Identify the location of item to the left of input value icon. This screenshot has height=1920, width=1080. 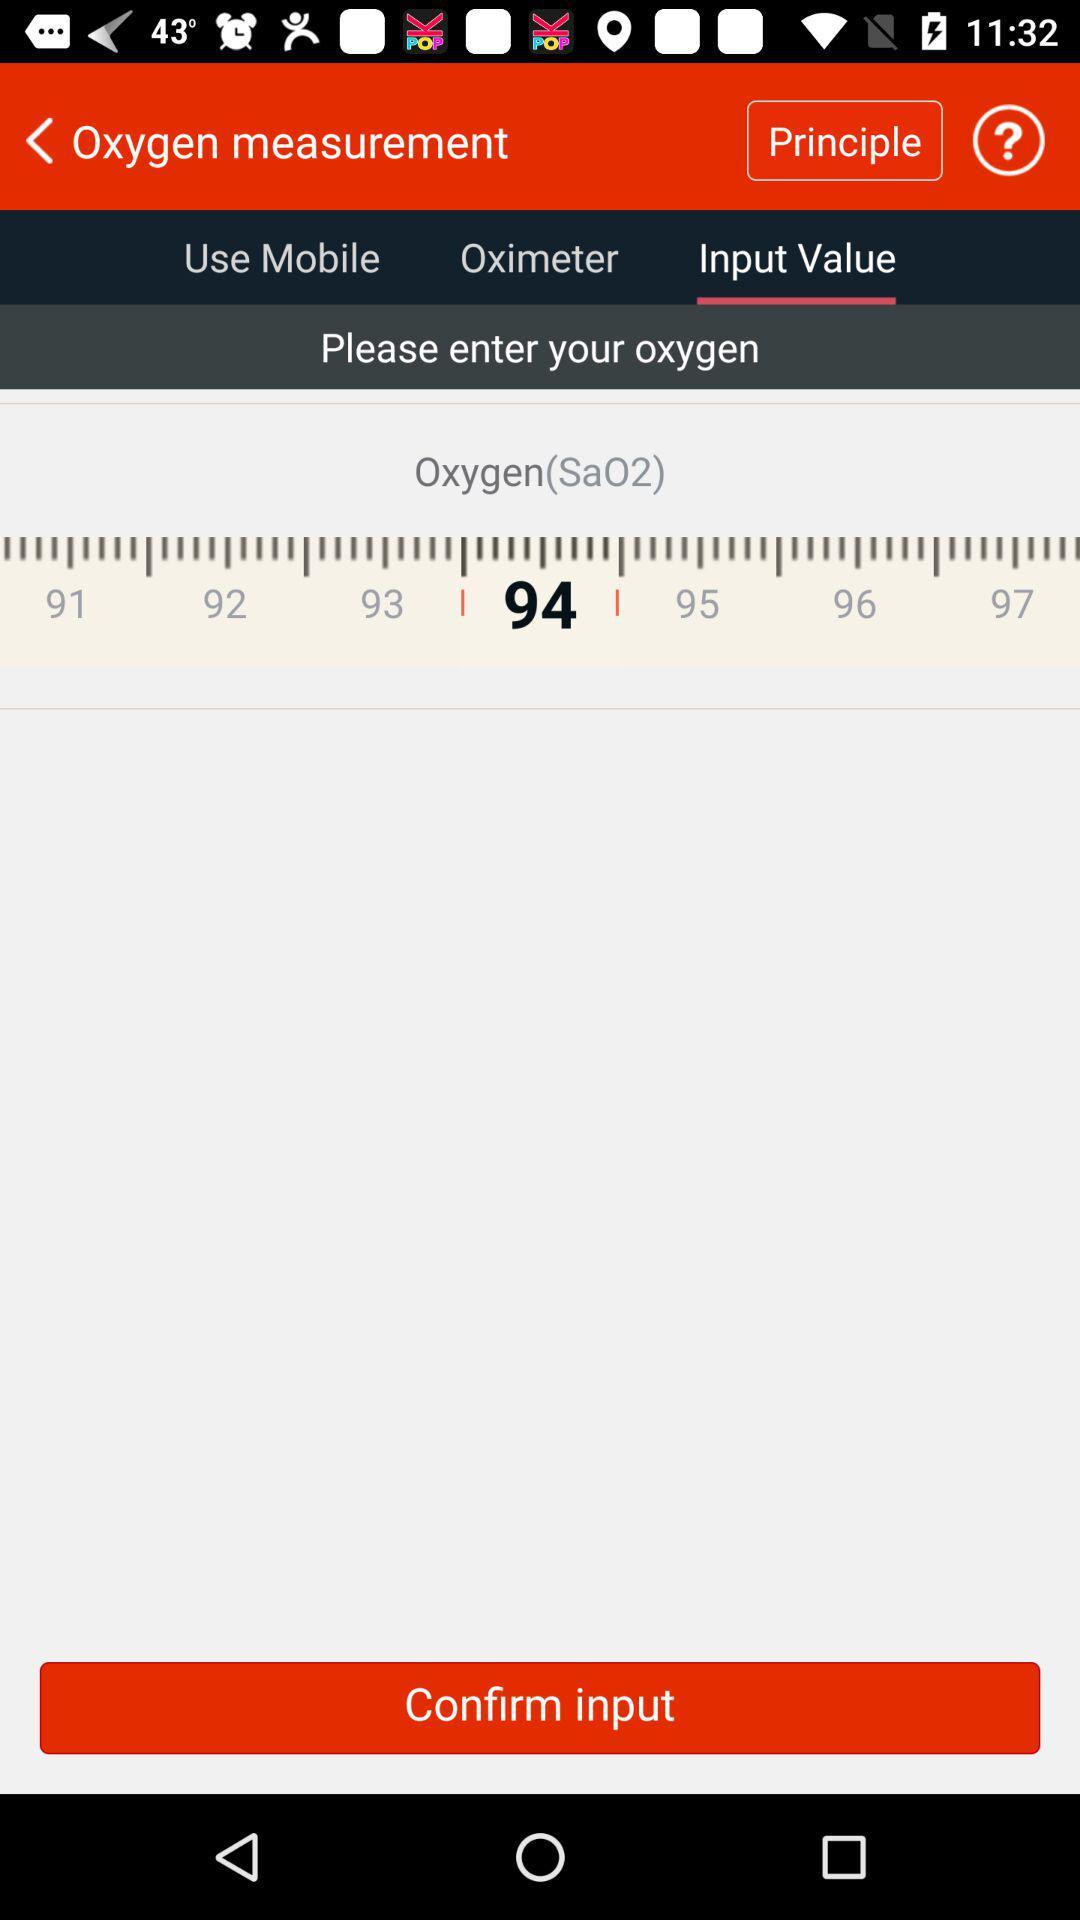
(538, 256).